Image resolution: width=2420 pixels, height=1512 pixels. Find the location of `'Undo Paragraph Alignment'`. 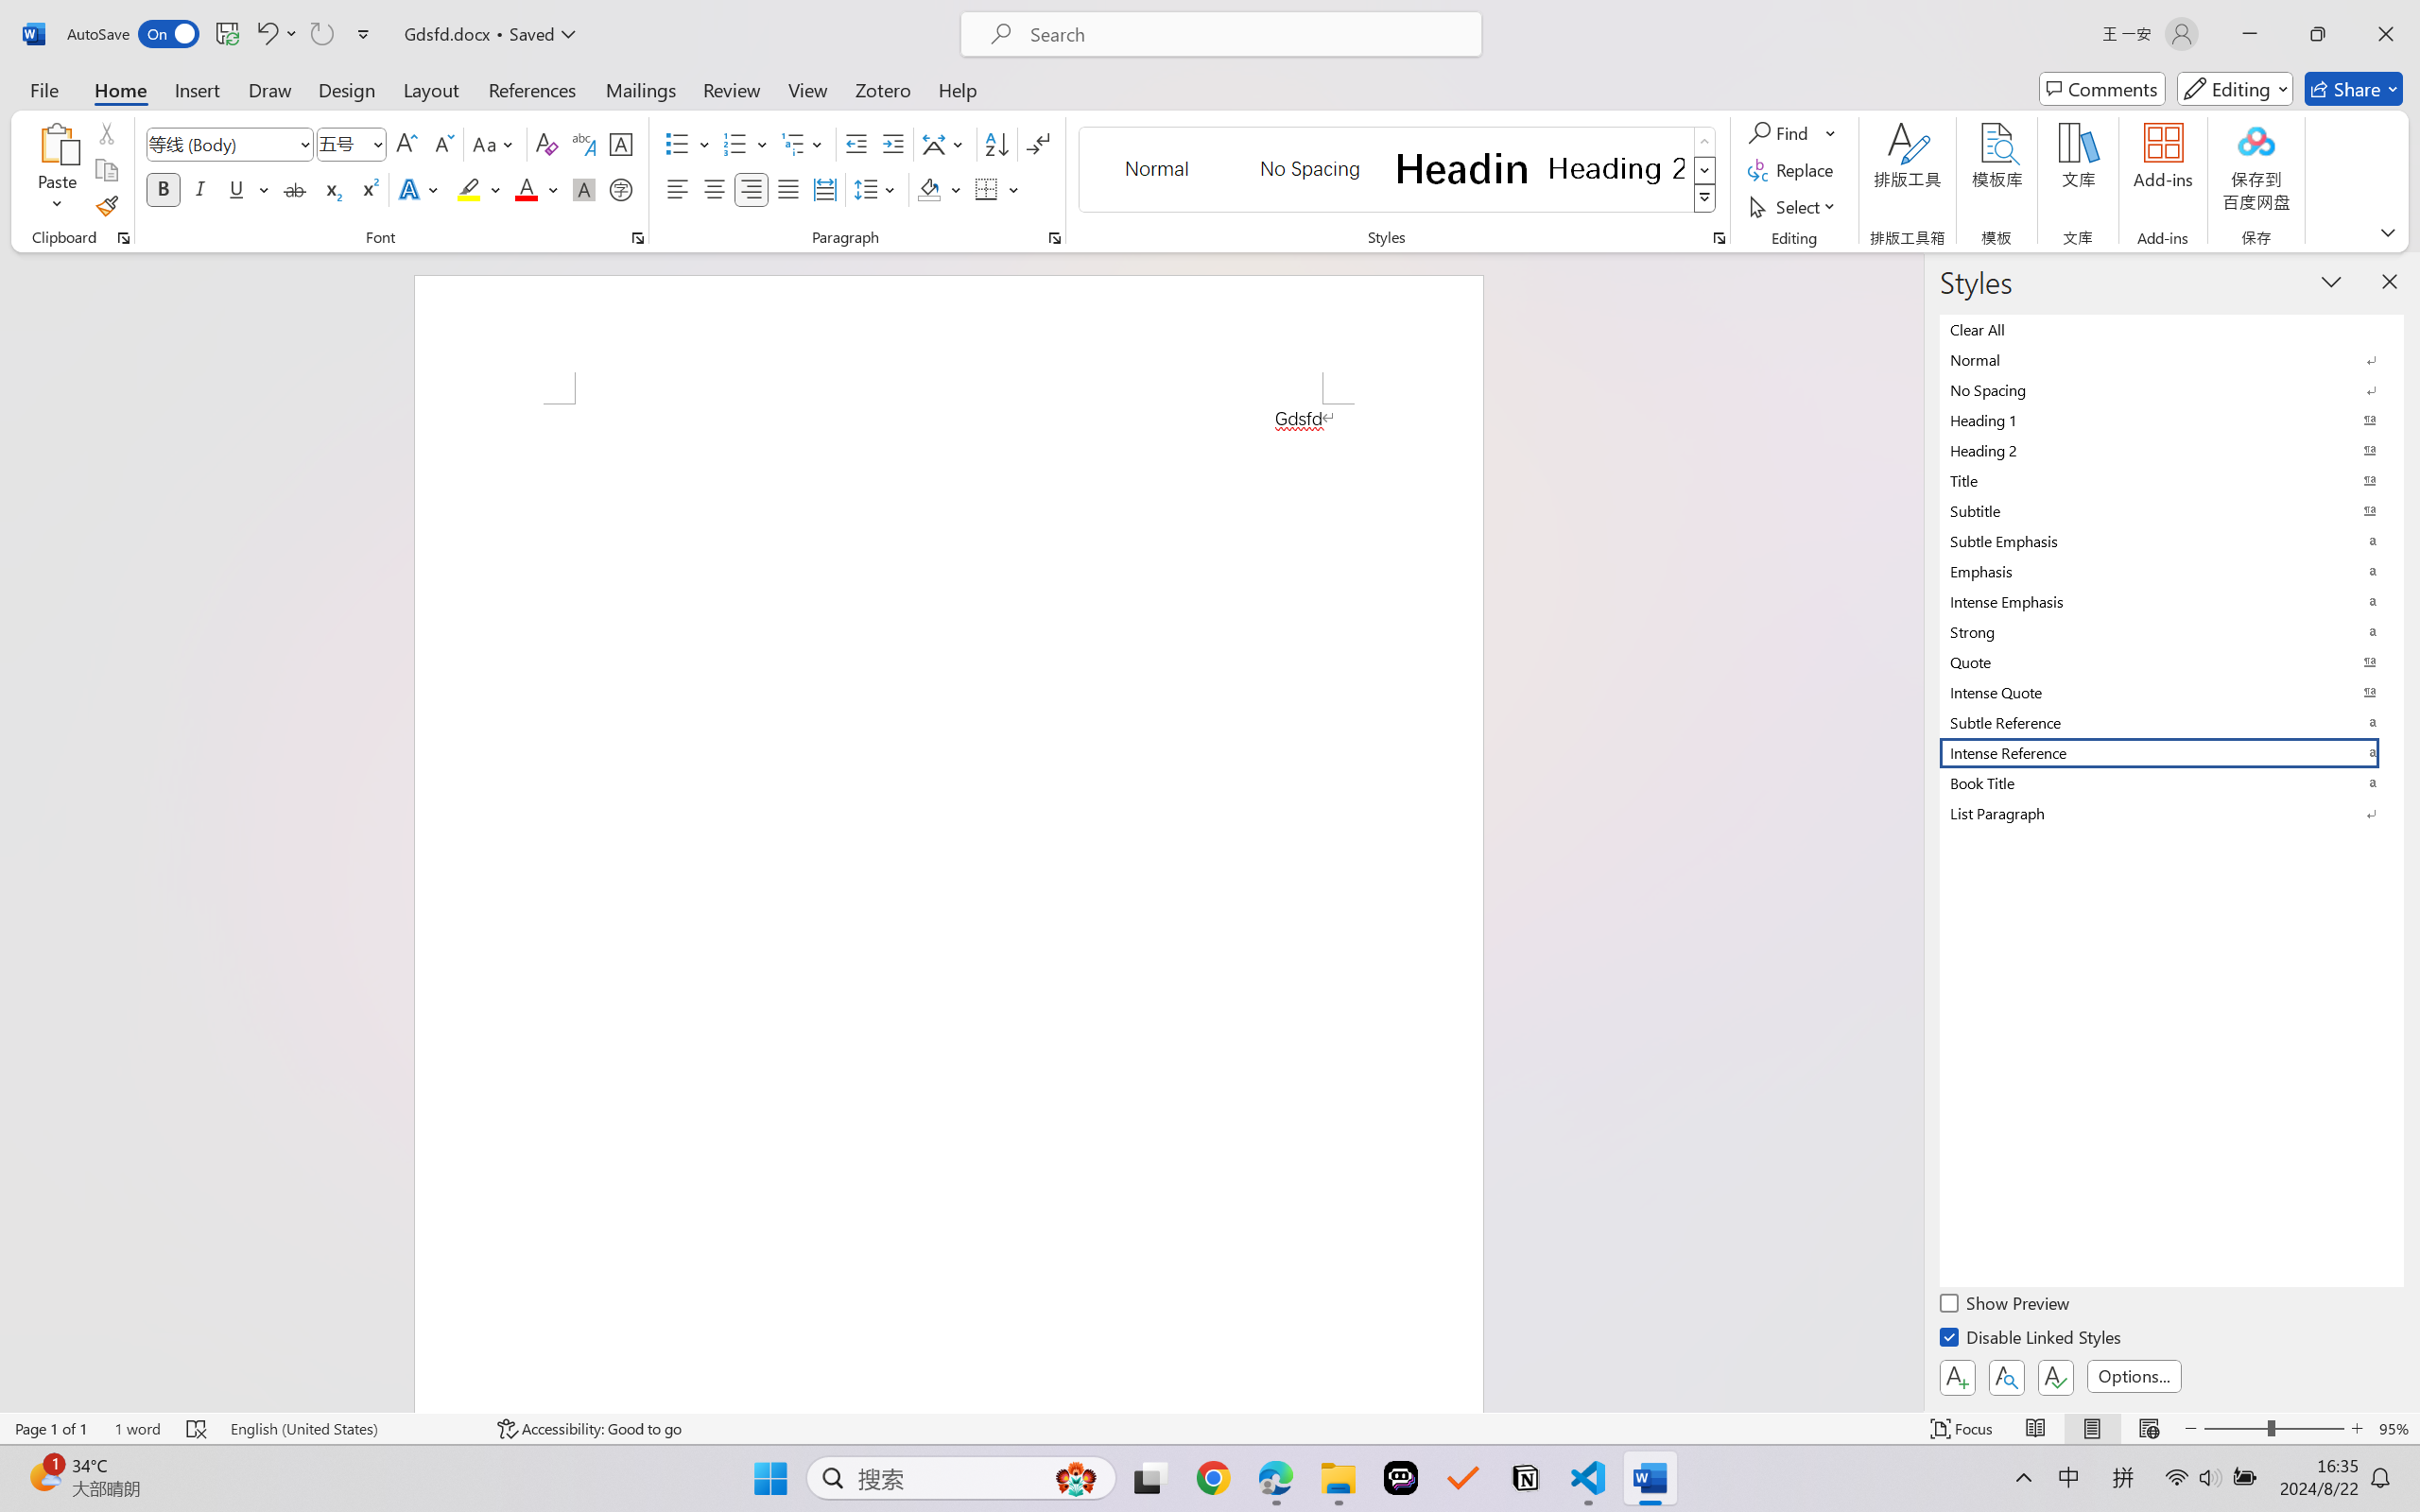

'Undo Paragraph Alignment' is located at coordinates (274, 33).